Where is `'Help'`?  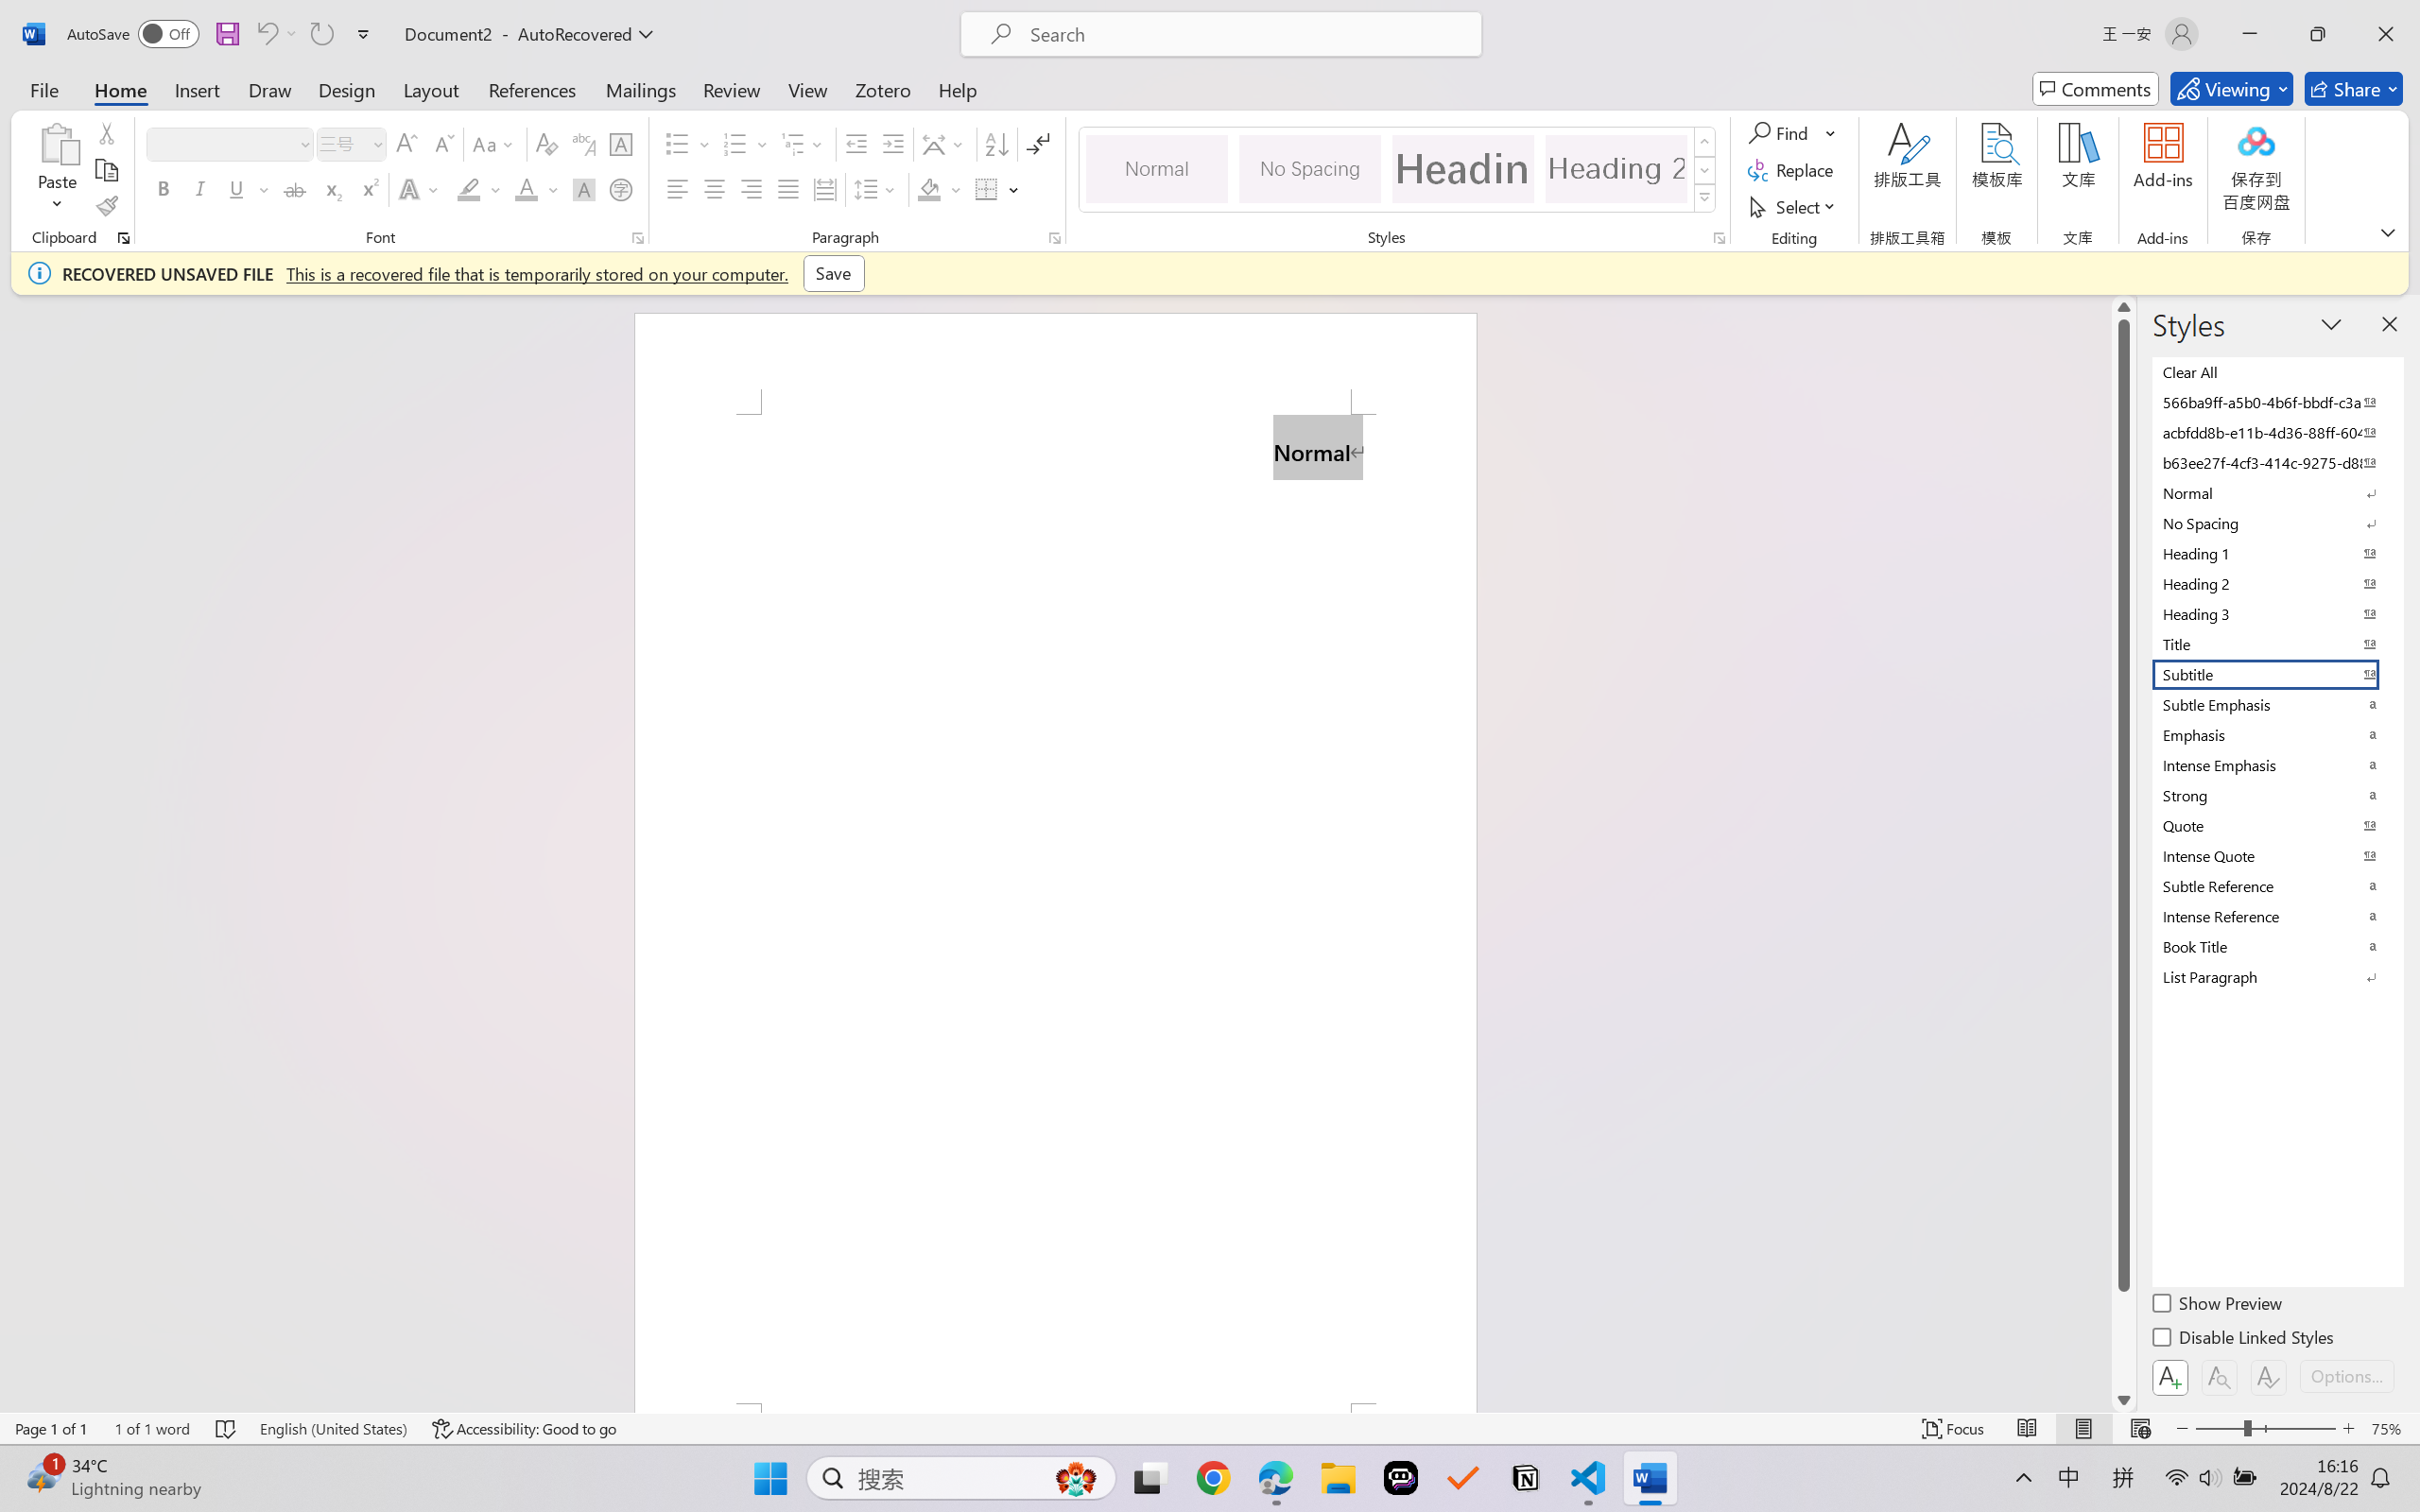
'Help' is located at coordinates (956, 88).